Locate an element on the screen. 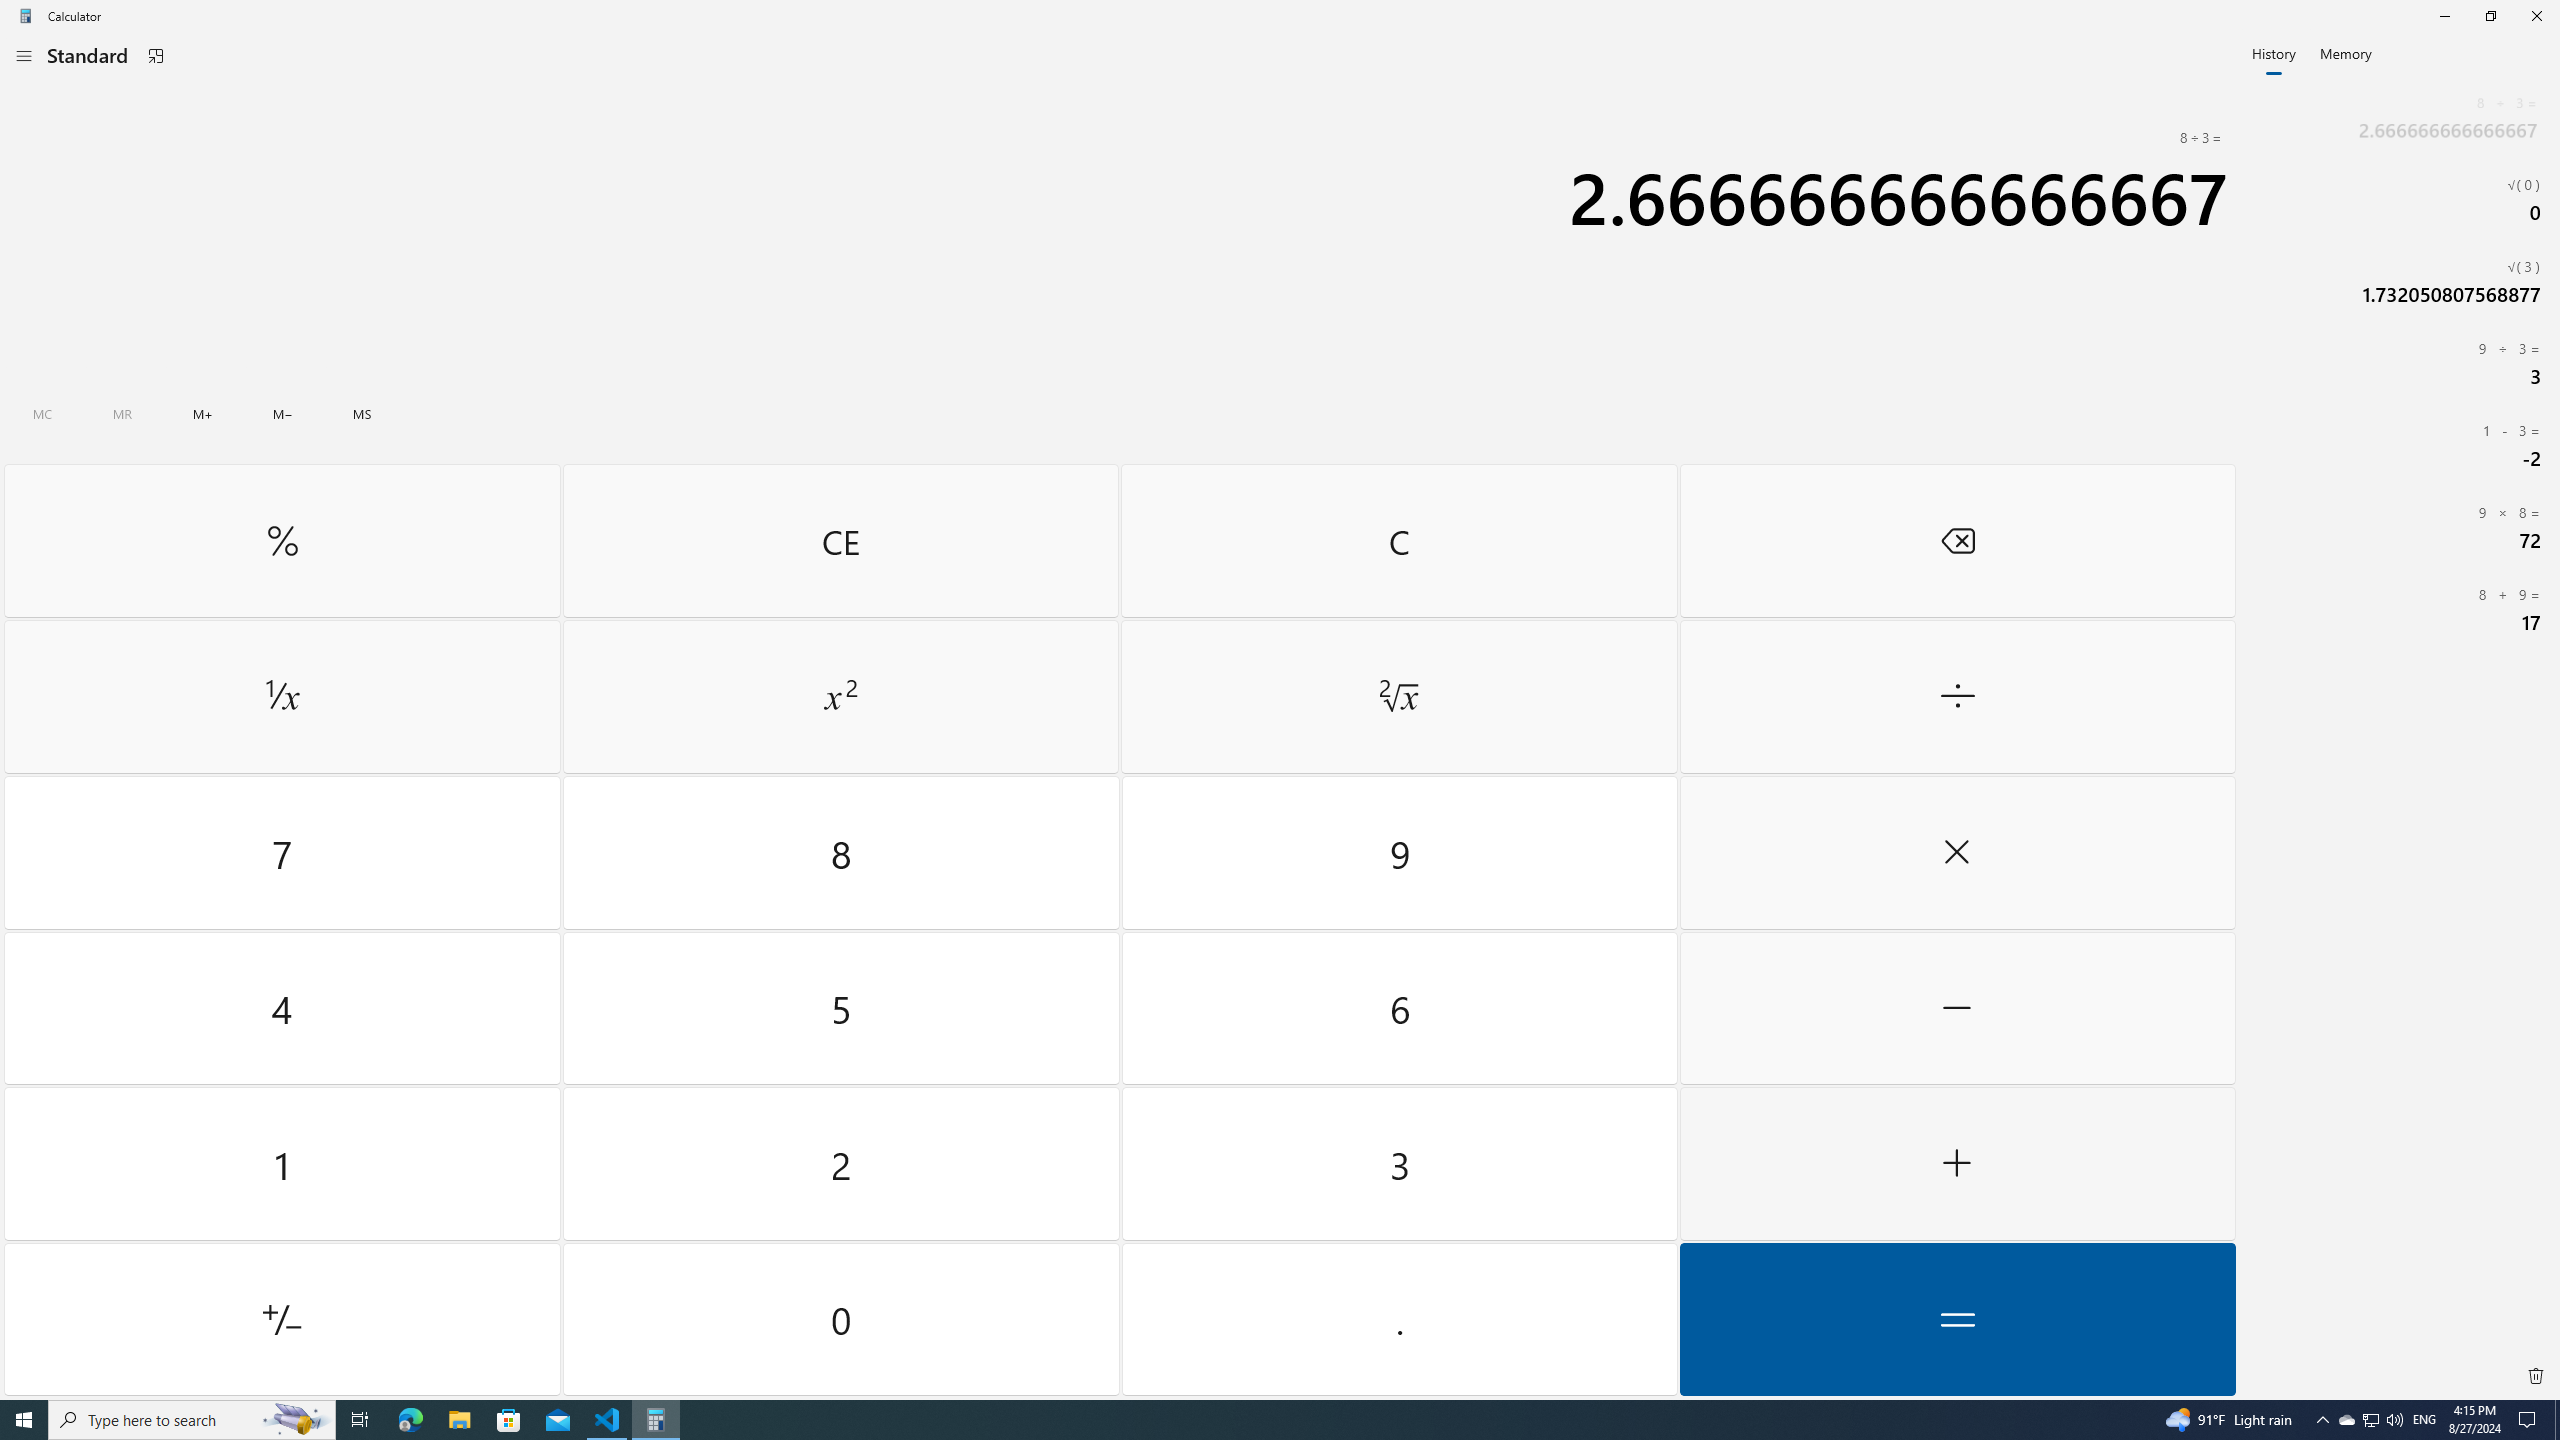 The width and height of the screenshot is (2560, 1440). 'Tray Input Indicator - English (United States)' is located at coordinates (2424, 1418).